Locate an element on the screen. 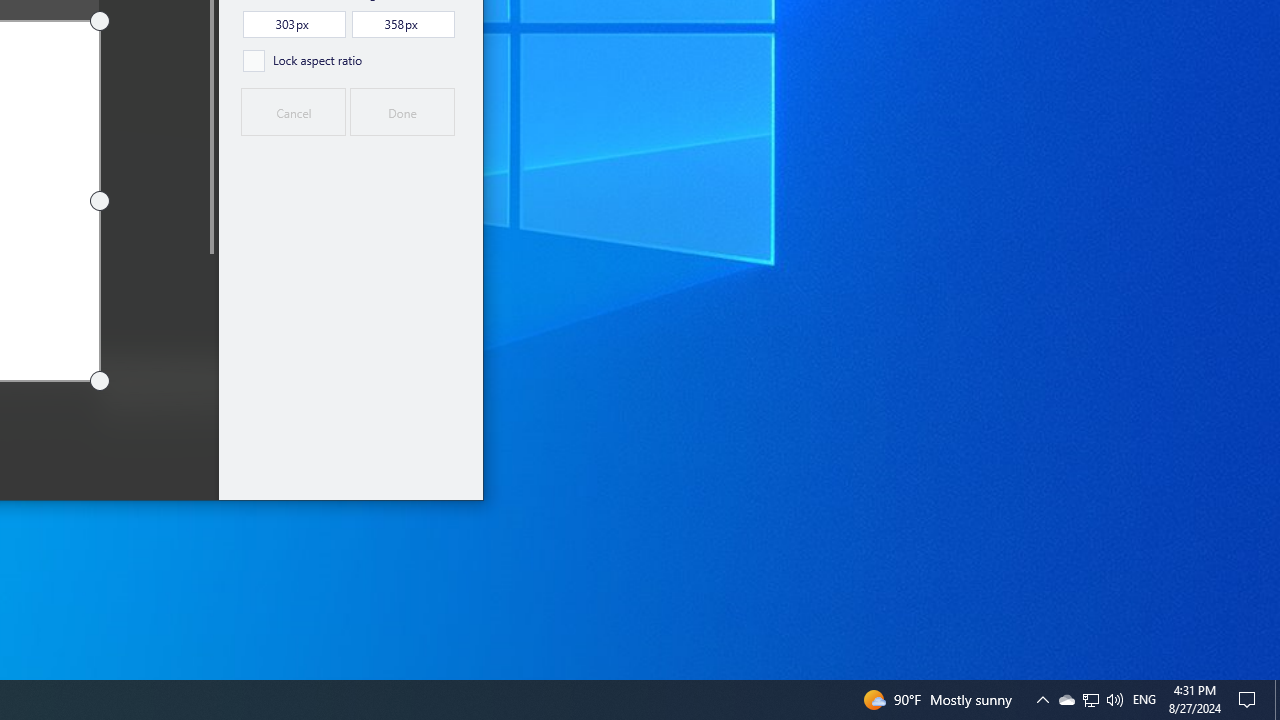 This screenshot has width=1280, height=720. 'Cancel' is located at coordinates (292, 111).